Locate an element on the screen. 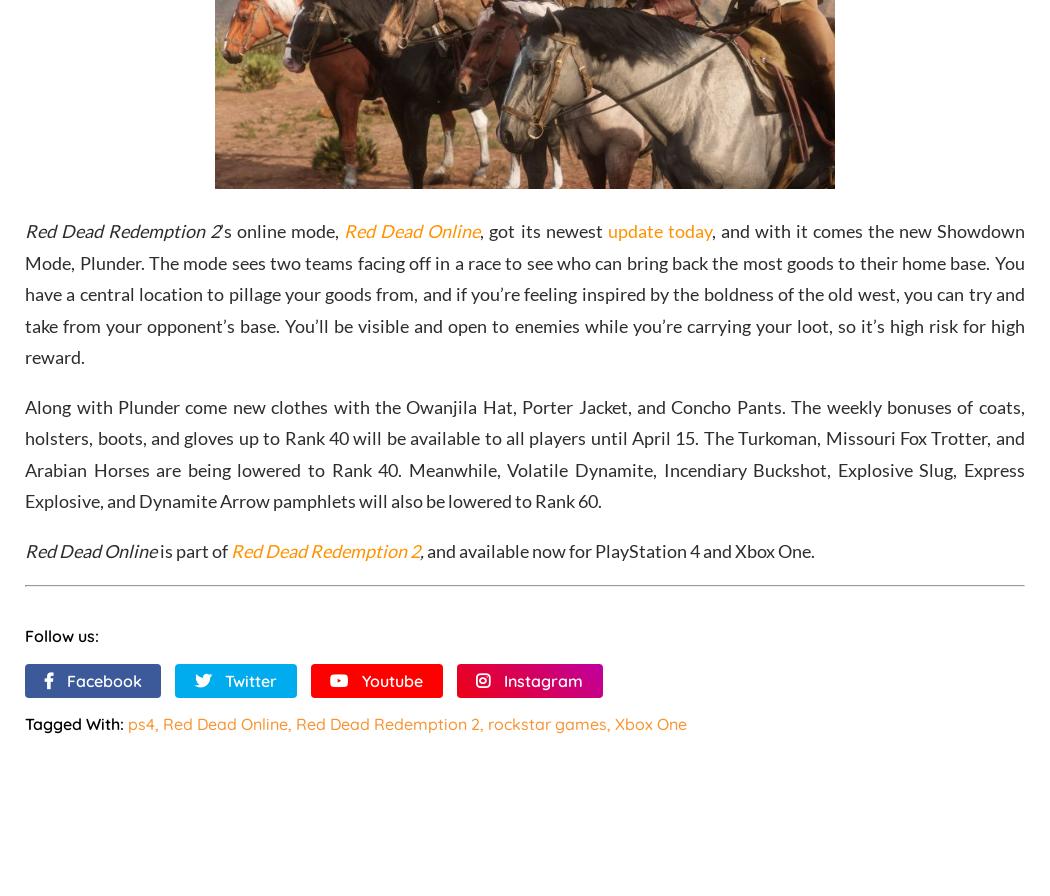 This screenshot has width=1050, height=896. 'rockstar games' is located at coordinates (547, 723).